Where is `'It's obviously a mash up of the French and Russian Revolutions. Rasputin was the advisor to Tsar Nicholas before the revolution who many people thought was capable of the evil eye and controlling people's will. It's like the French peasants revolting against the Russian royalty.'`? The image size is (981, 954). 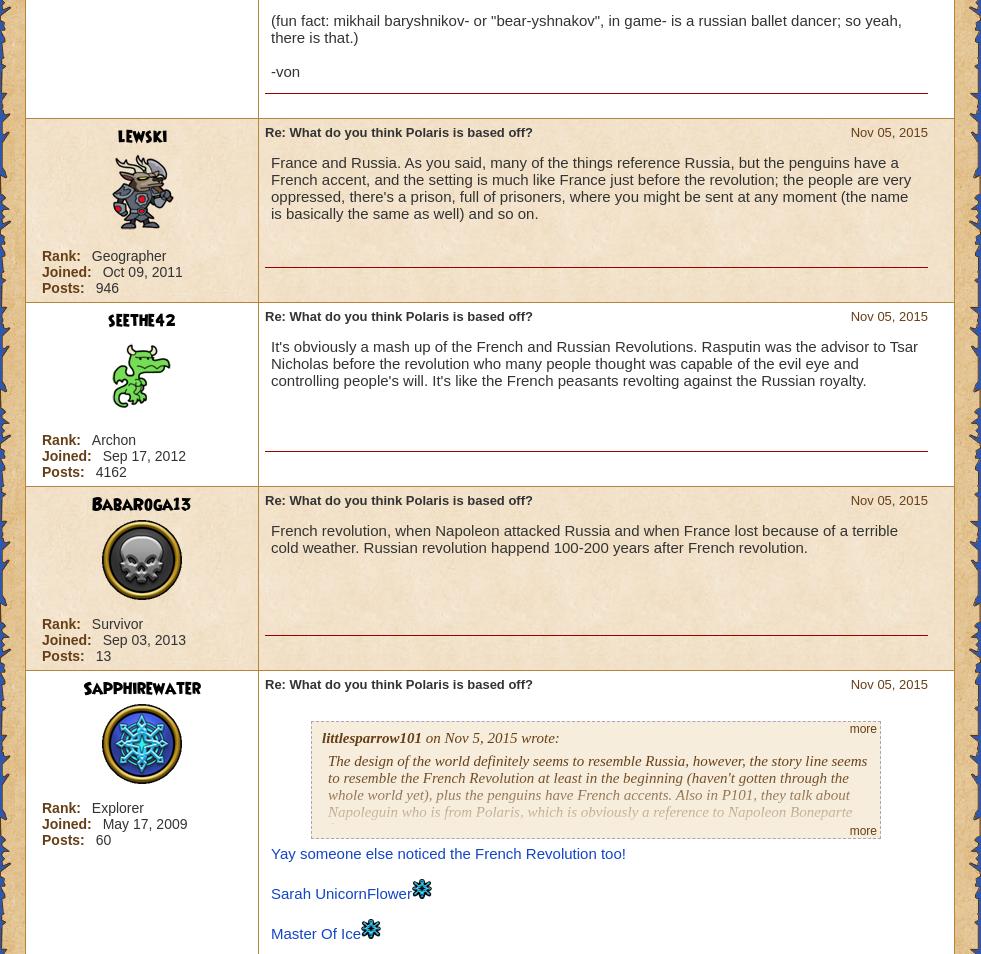 'It's obviously a mash up of the French and Russian Revolutions. Rasputin was the advisor to Tsar Nicholas before the revolution who many people thought was capable of the evil eye and controlling people's will. It's like the French peasants revolting against the Russian royalty.' is located at coordinates (594, 363).